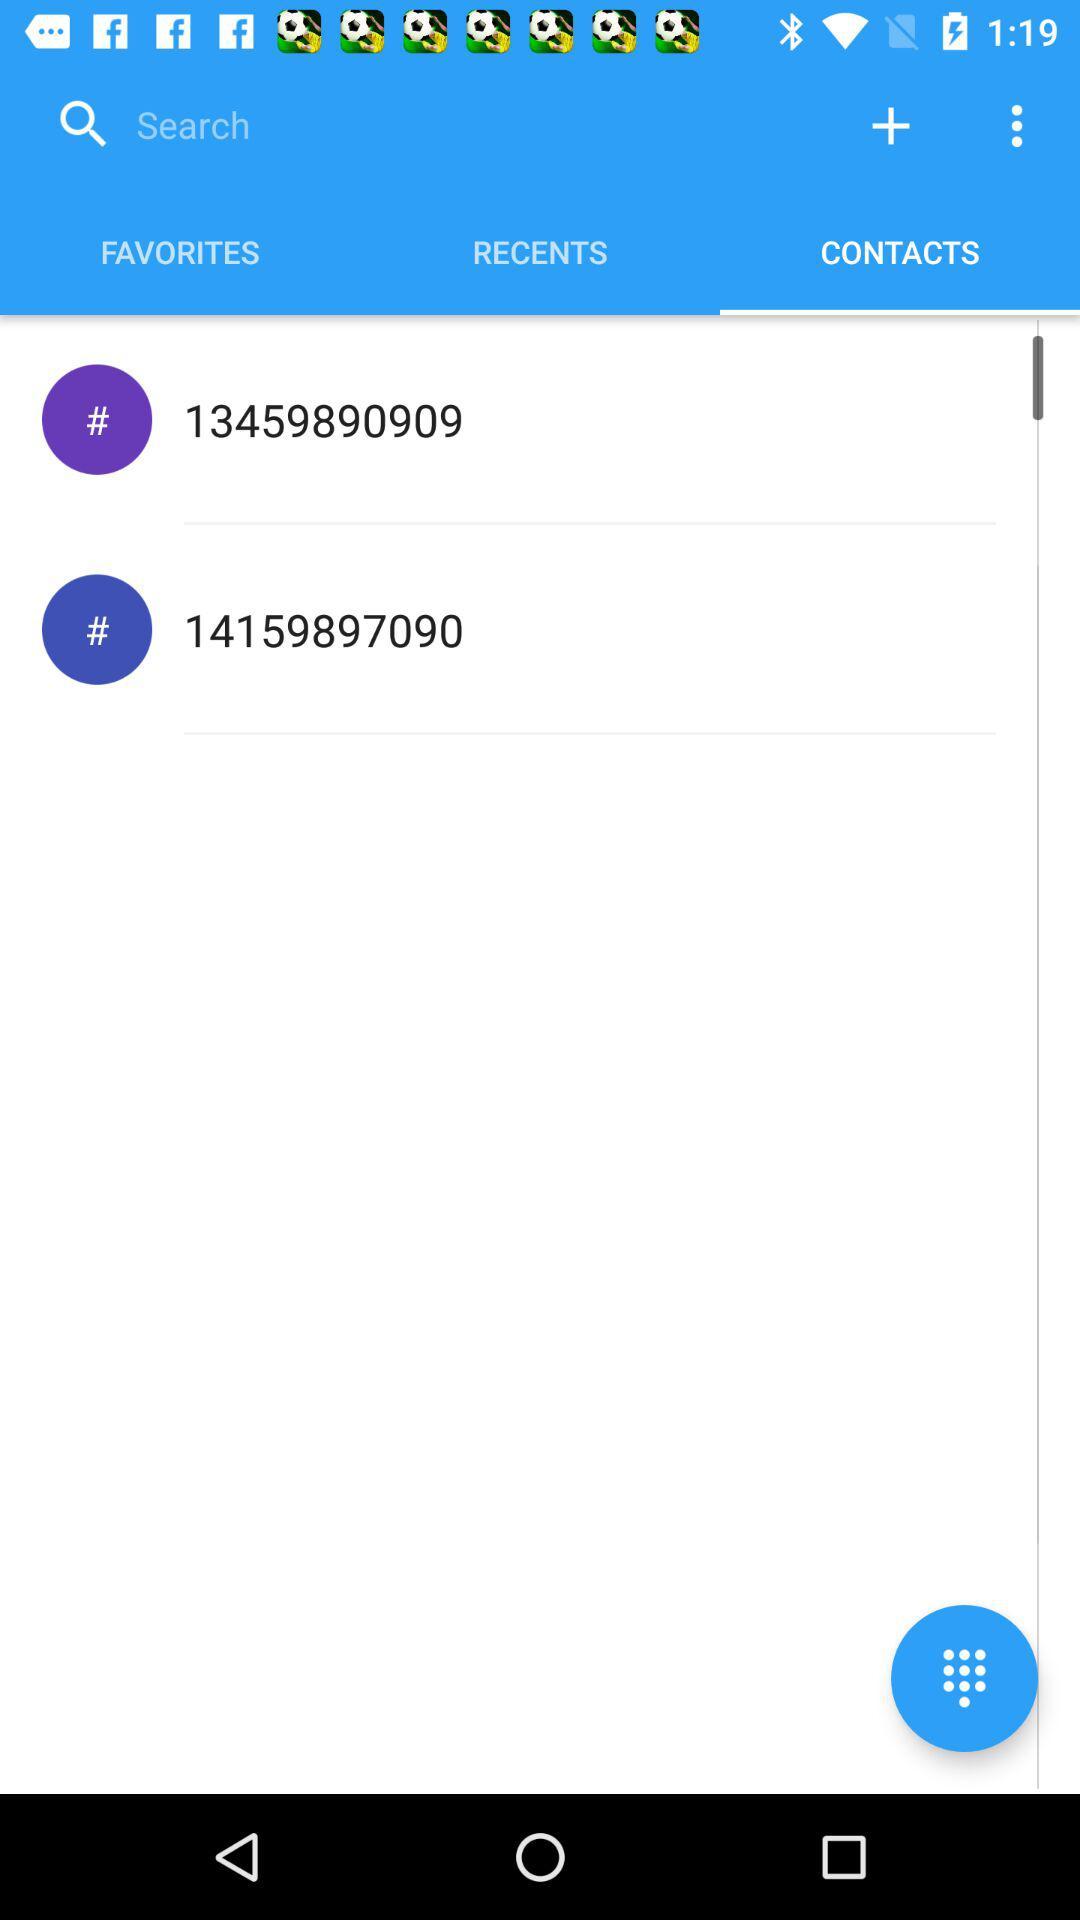 Image resolution: width=1080 pixels, height=1920 pixels. What do you see at coordinates (890, 124) in the screenshot?
I see `contact` at bounding box center [890, 124].